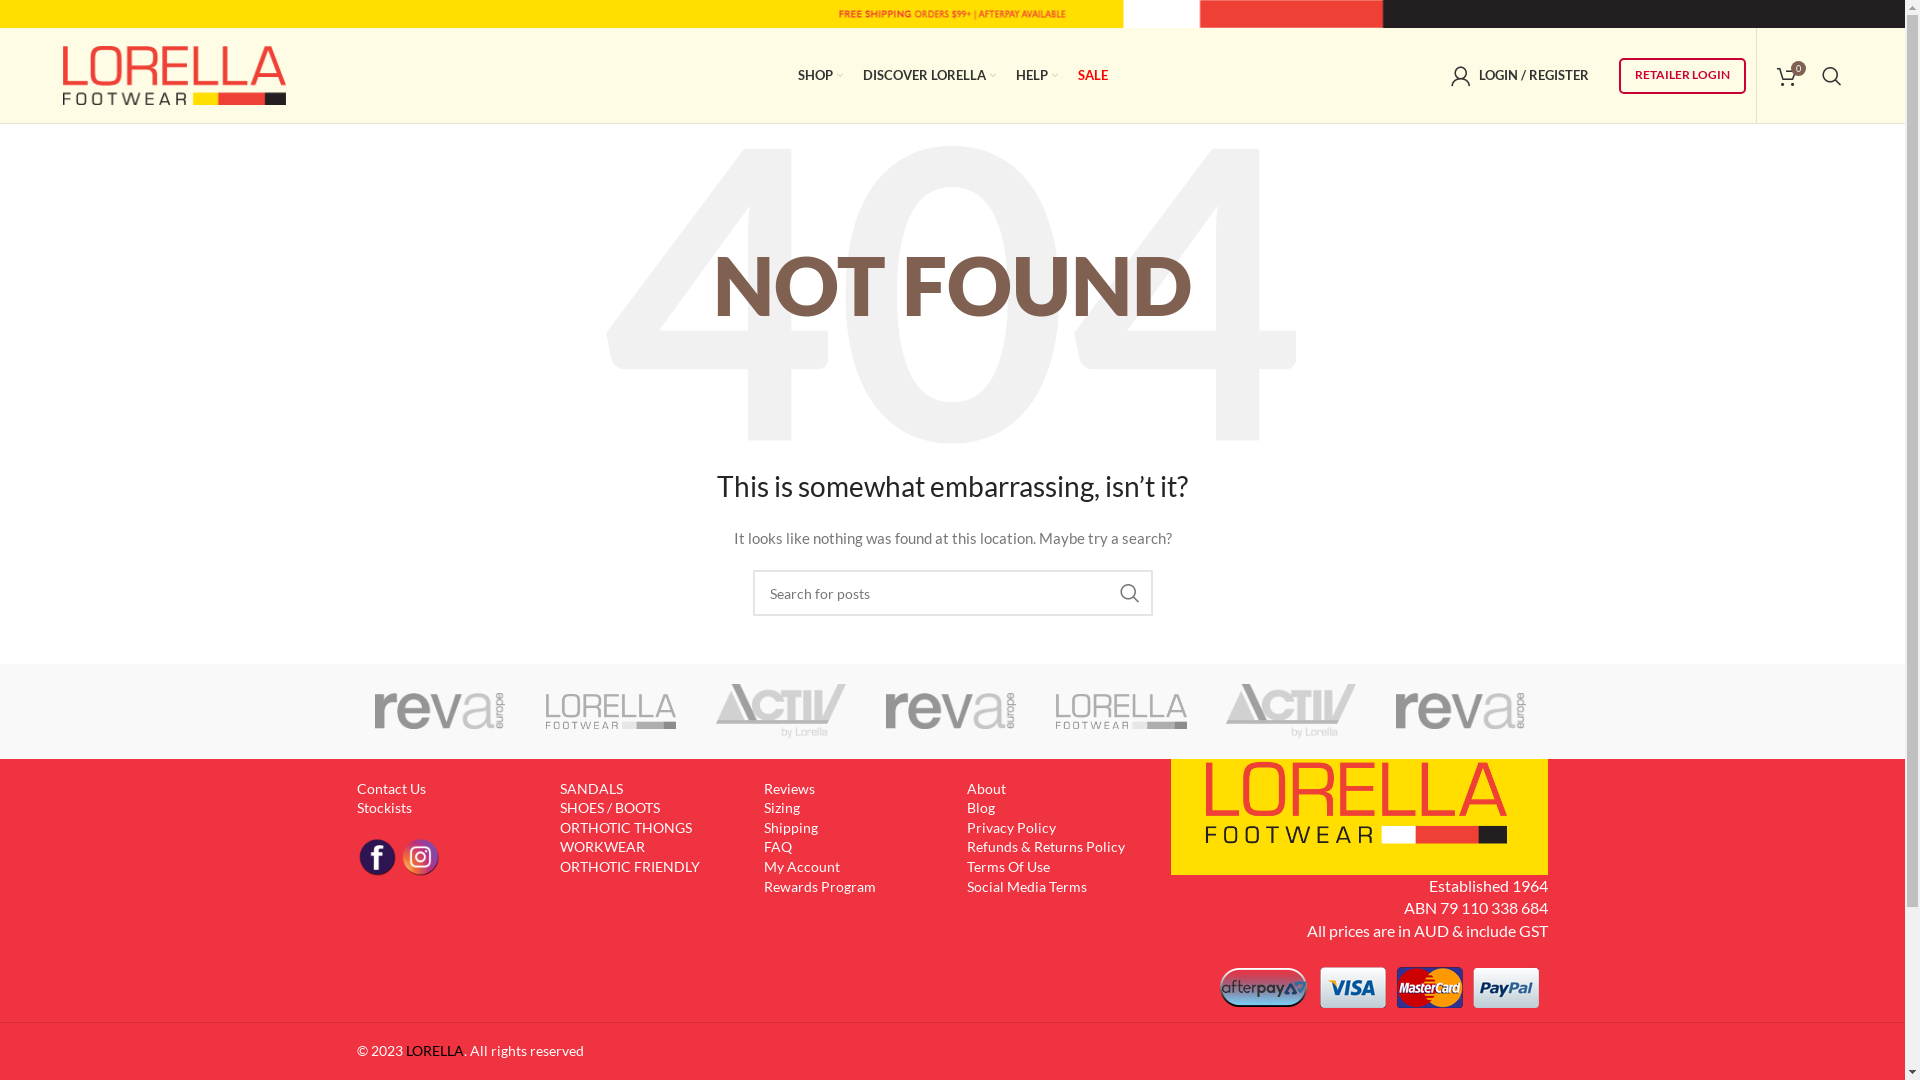  I want to click on 'Stockists', so click(383, 806).